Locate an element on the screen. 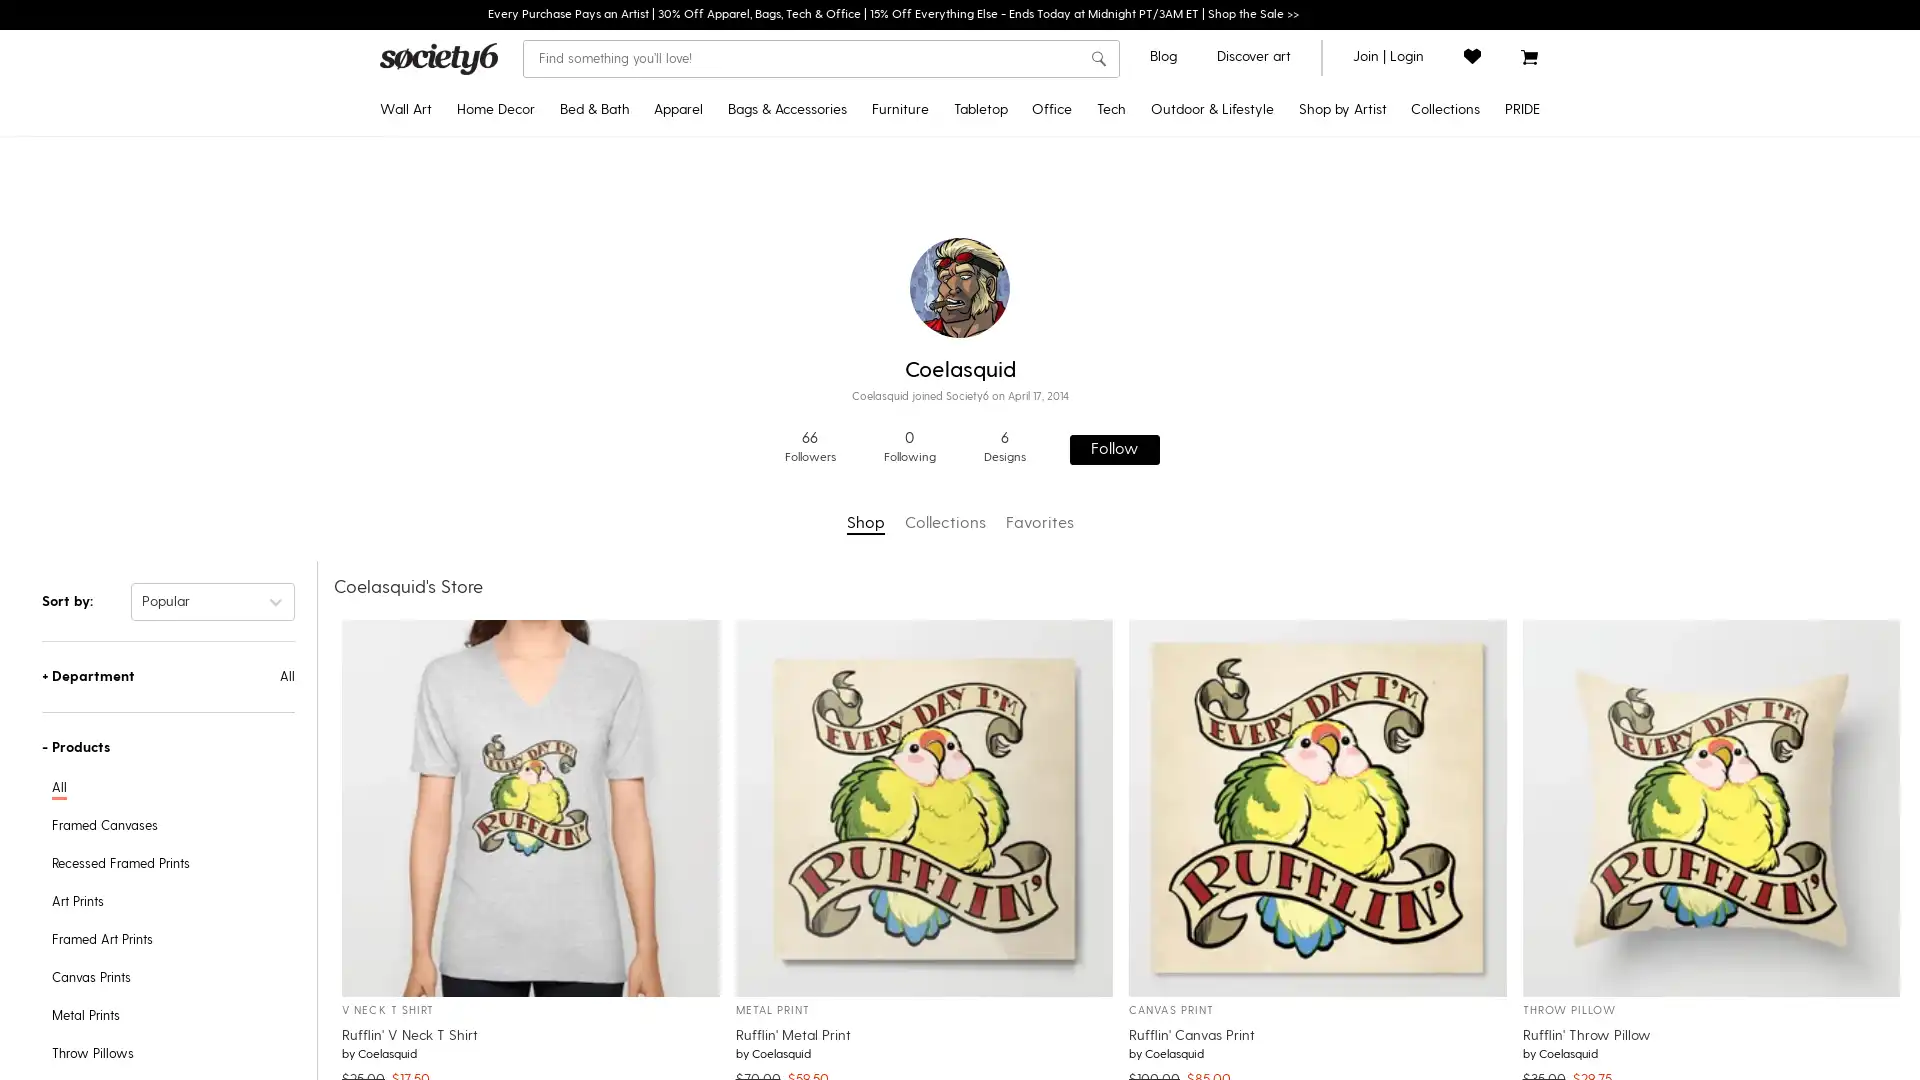 Image resolution: width=1920 pixels, height=1080 pixels. Curator's Picks is located at coordinates (1288, 482).